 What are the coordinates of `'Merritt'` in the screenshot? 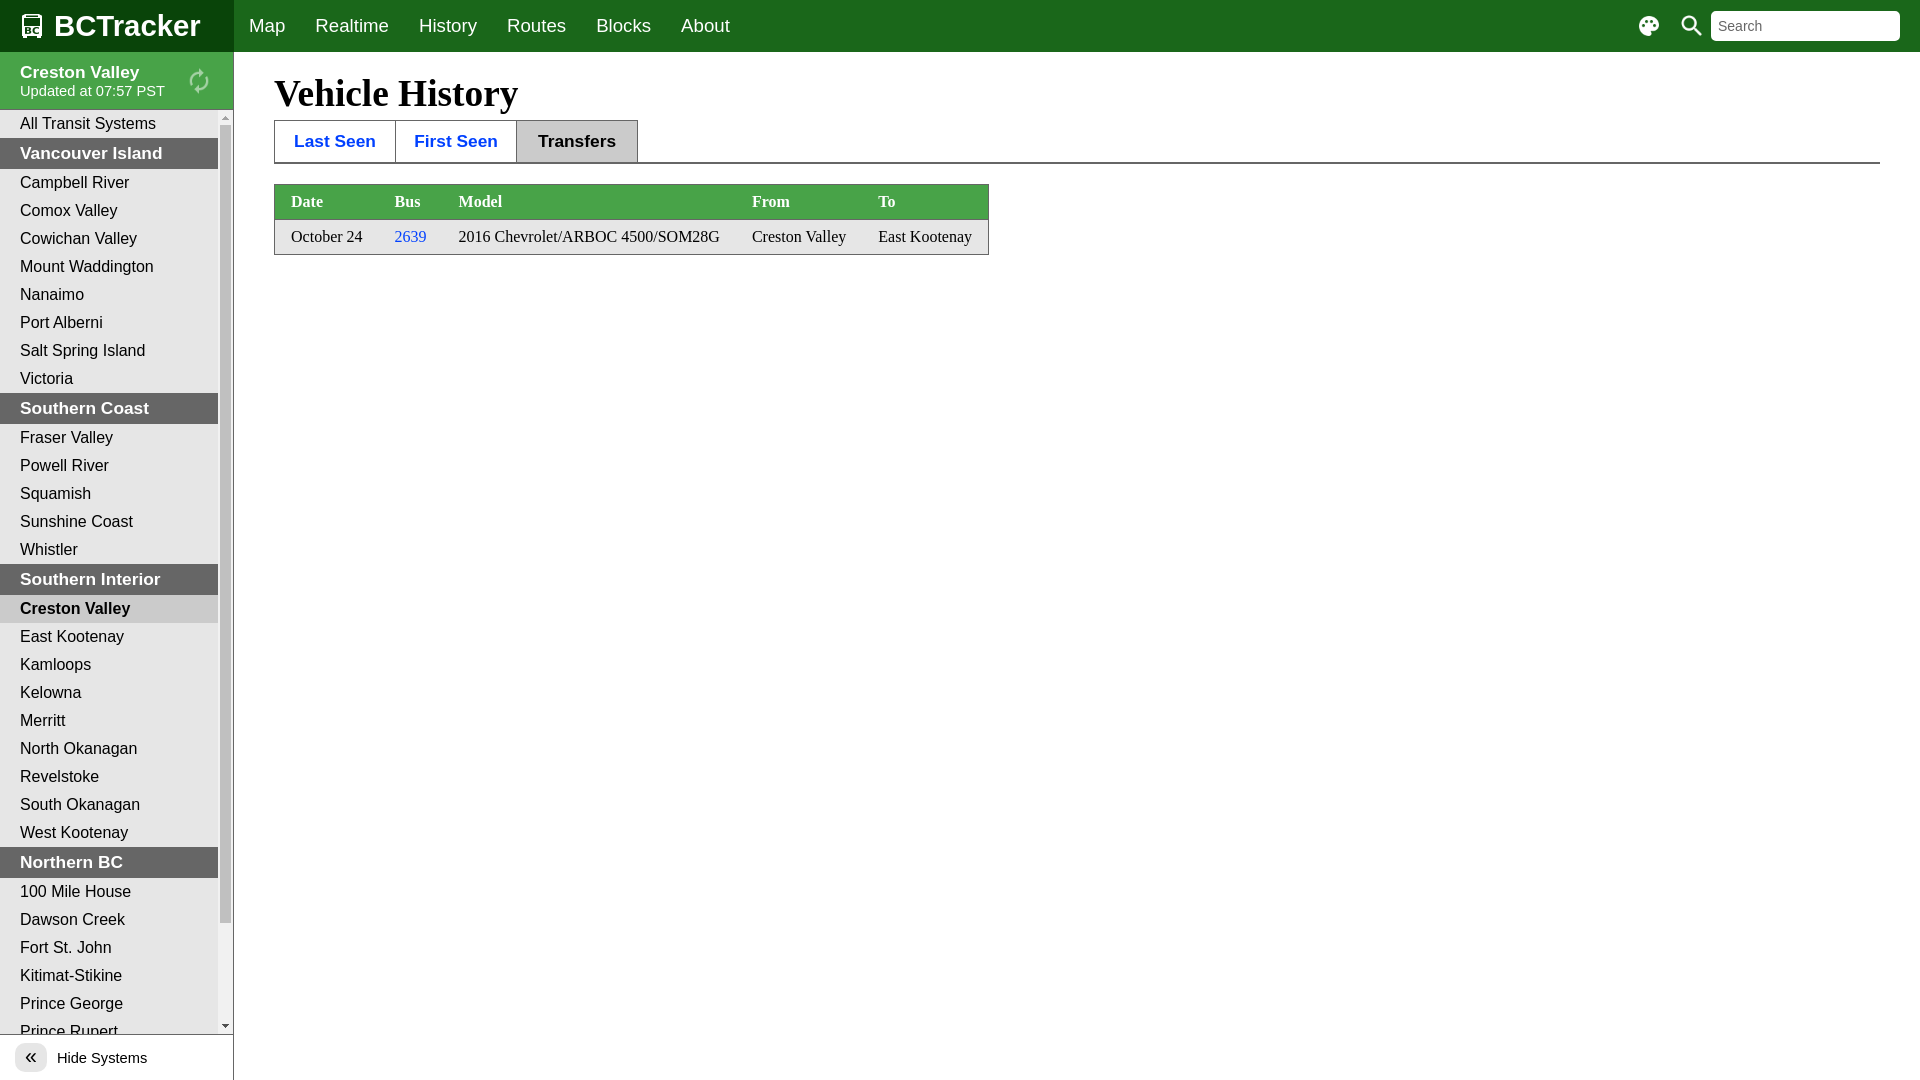 It's located at (108, 721).